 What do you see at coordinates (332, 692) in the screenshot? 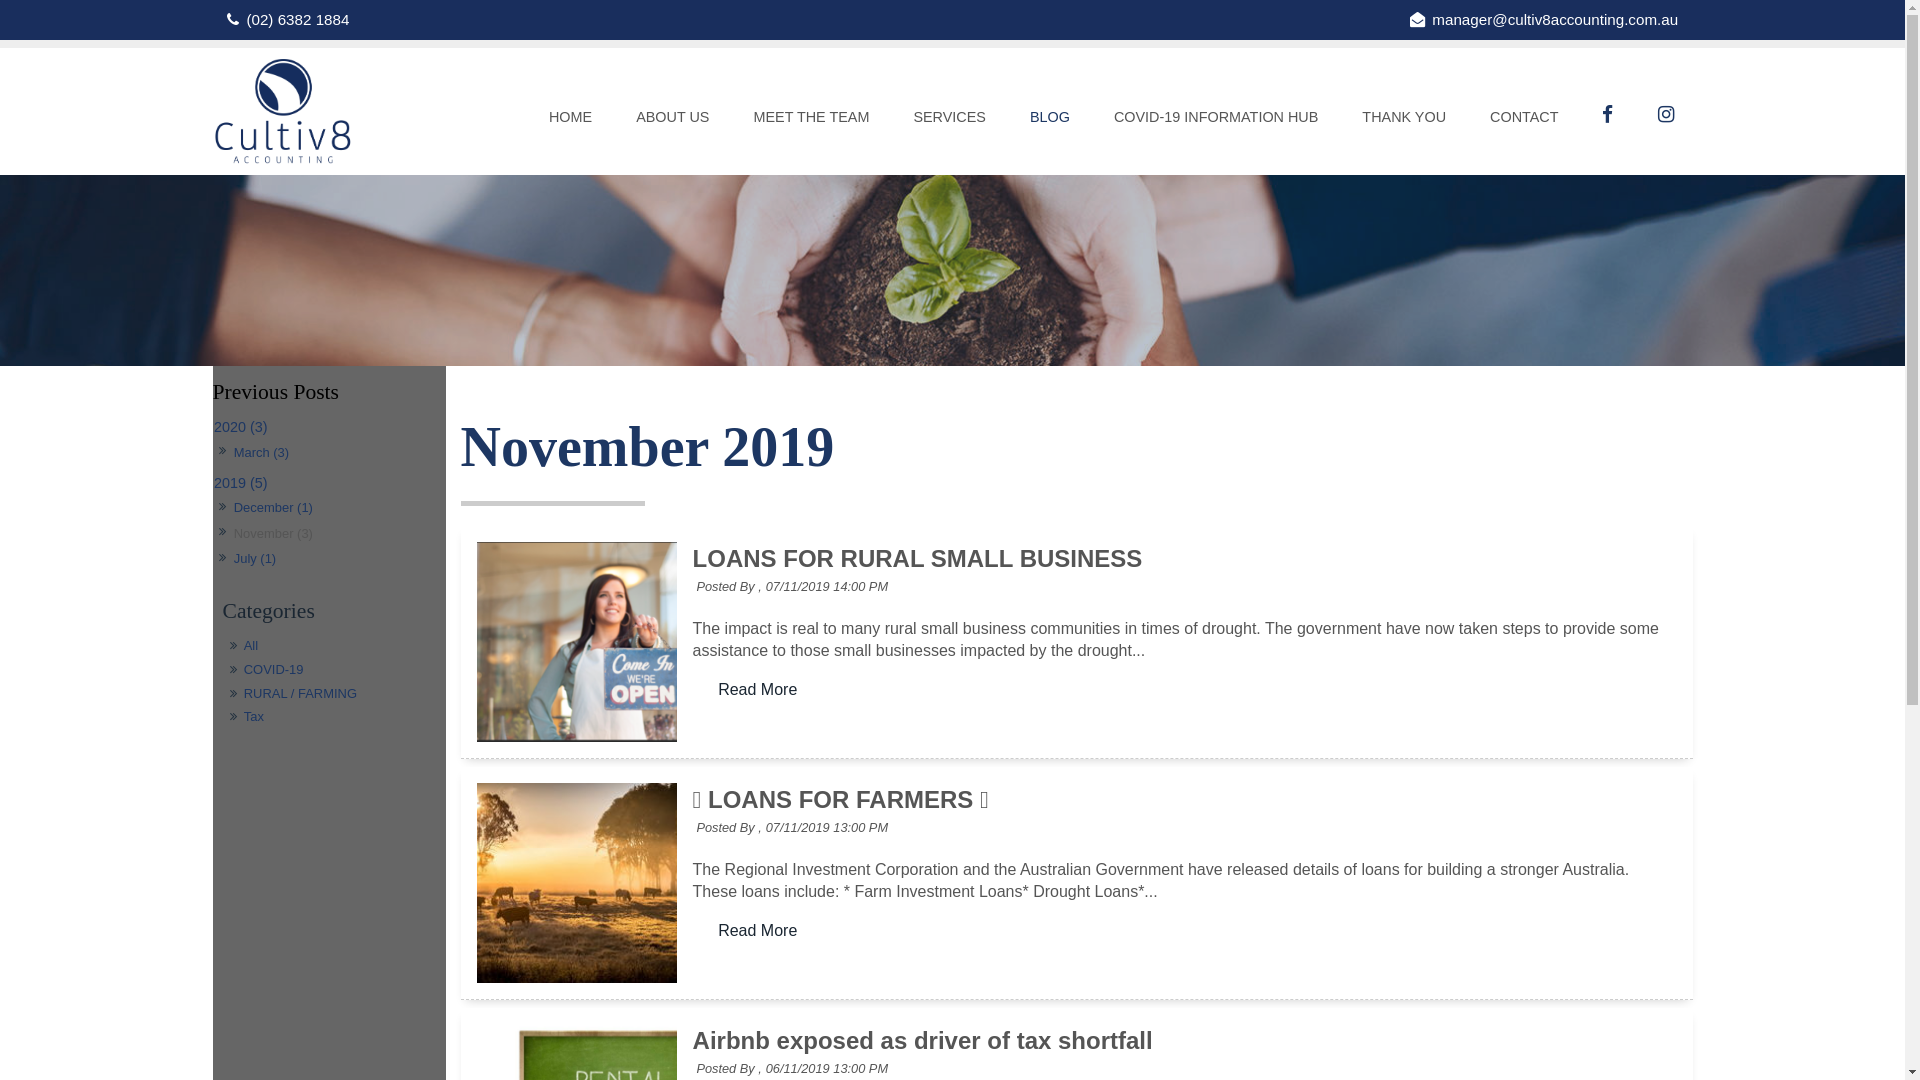
I see `'RURAL / FARMING'` at bounding box center [332, 692].